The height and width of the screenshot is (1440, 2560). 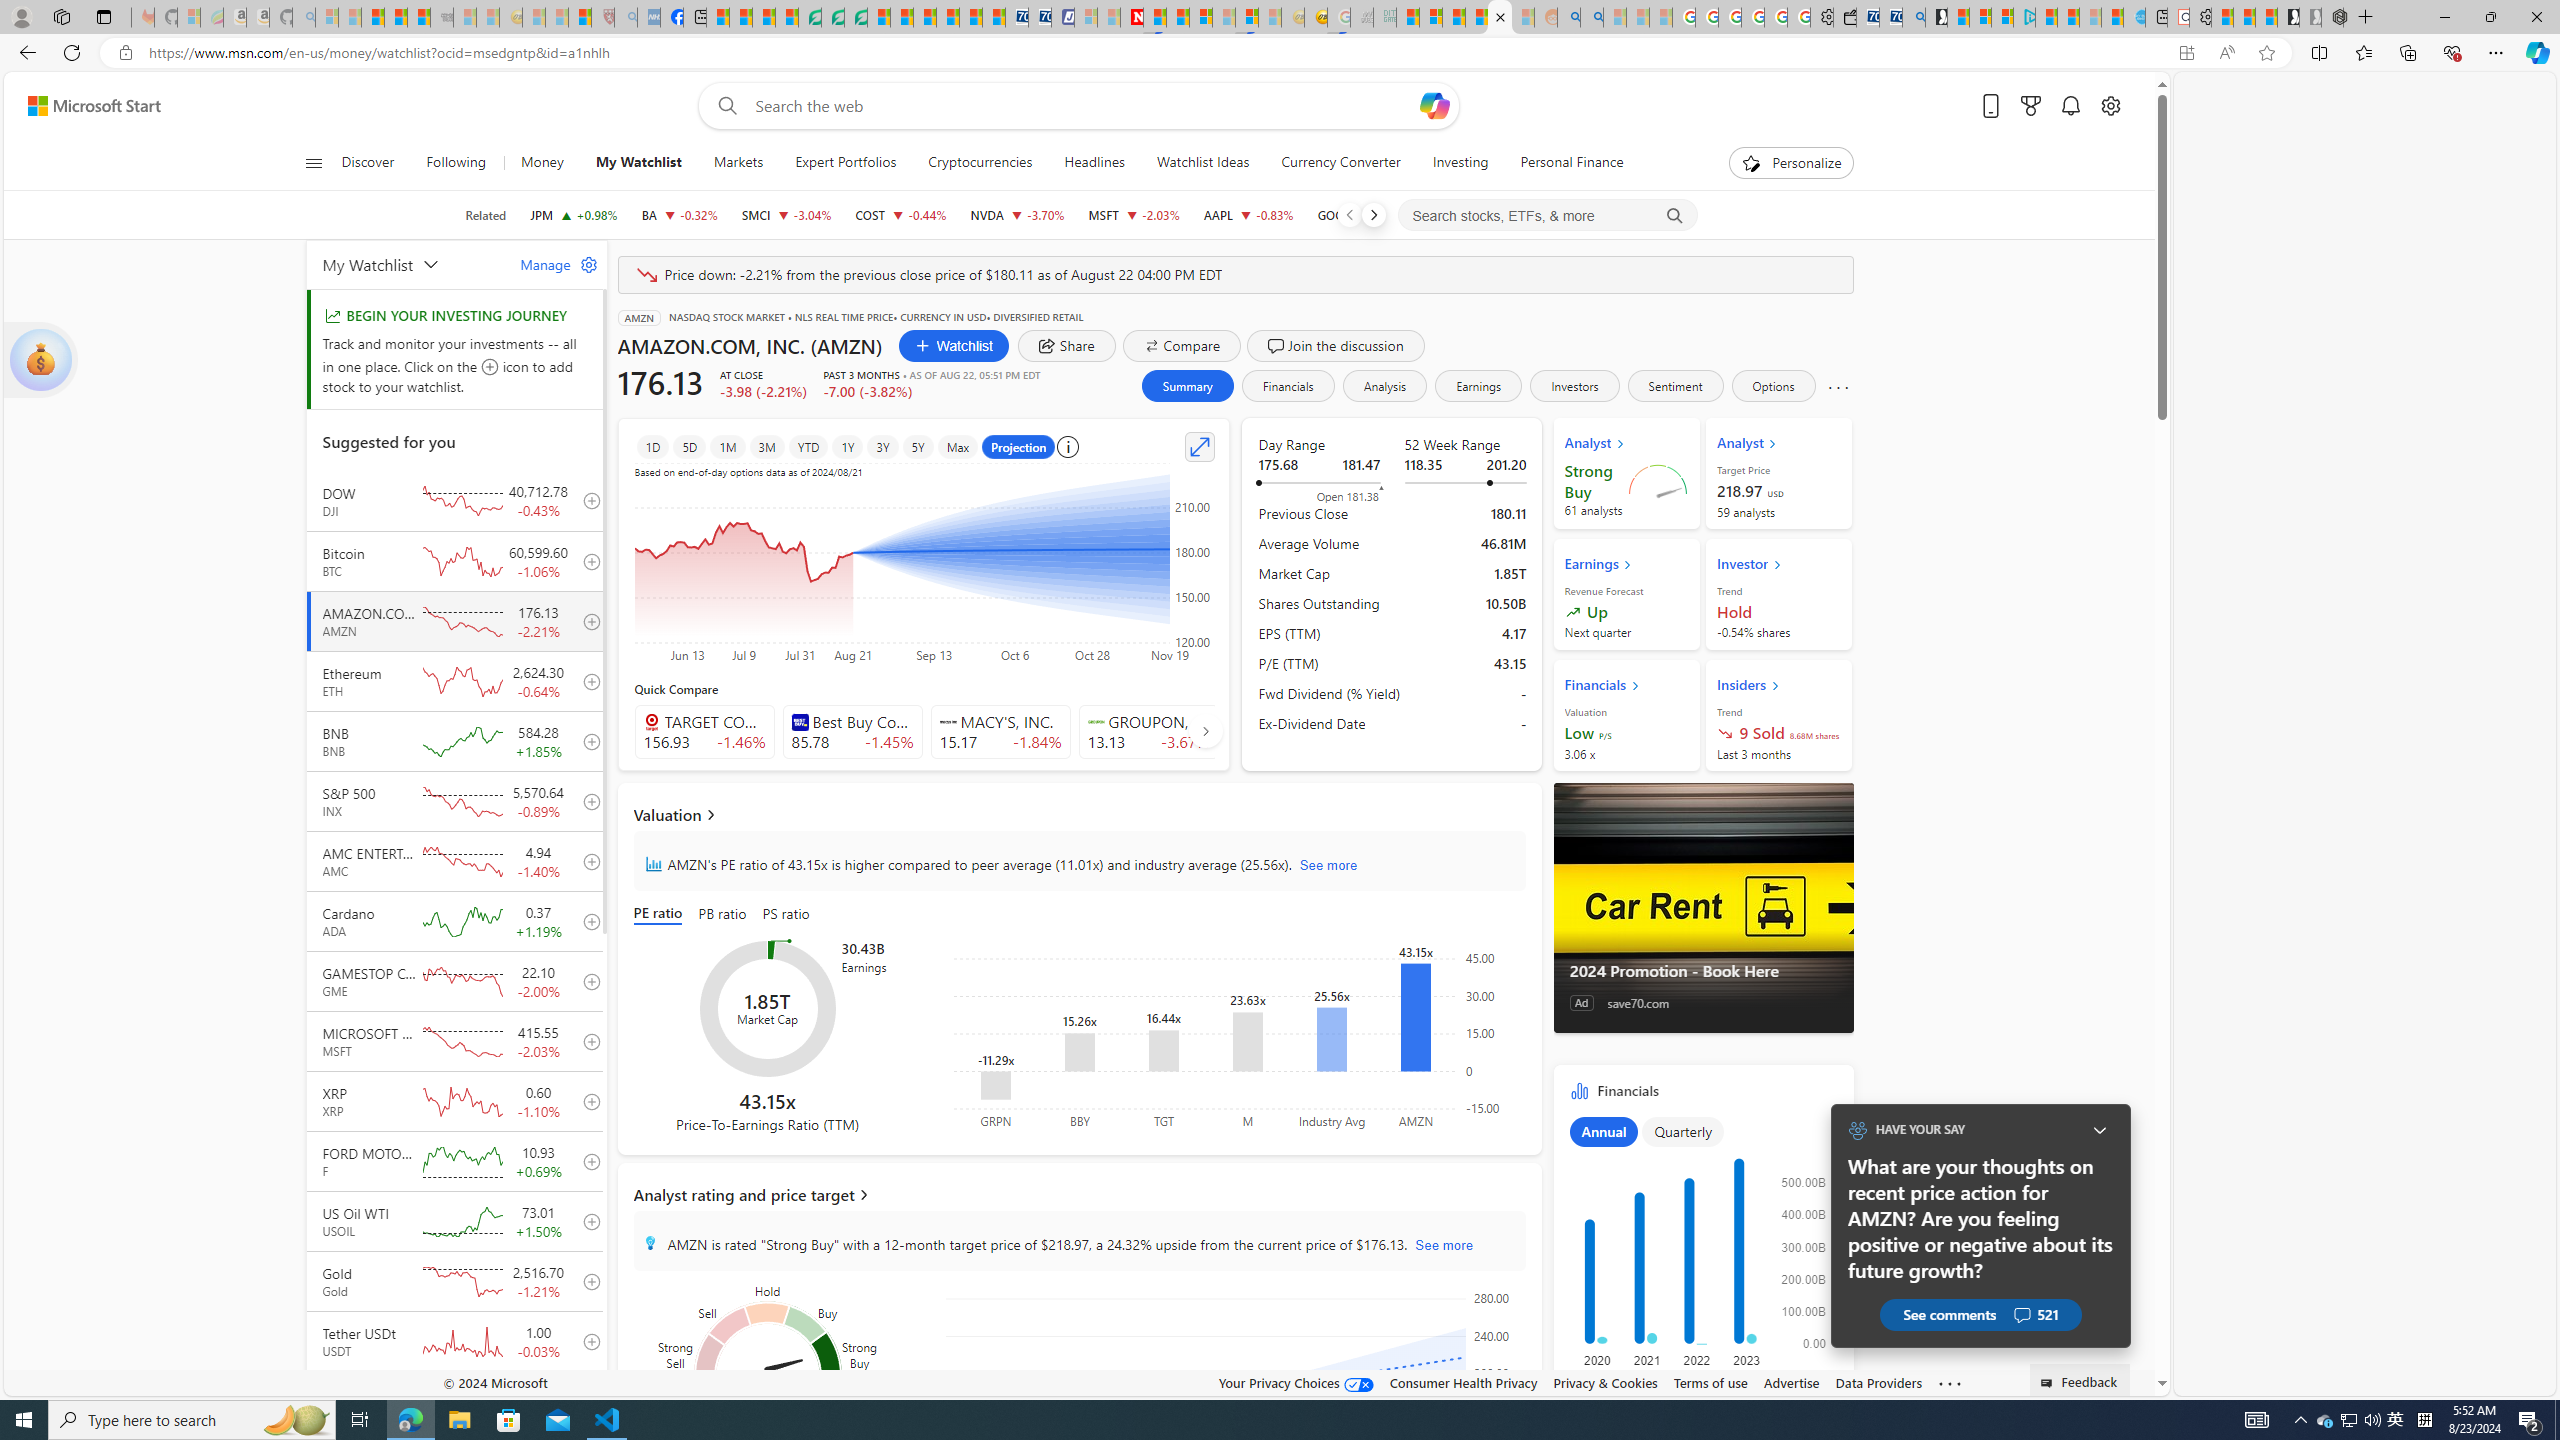 I want to click on 'App available. Install Start Money', so click(x=2185, y=53).